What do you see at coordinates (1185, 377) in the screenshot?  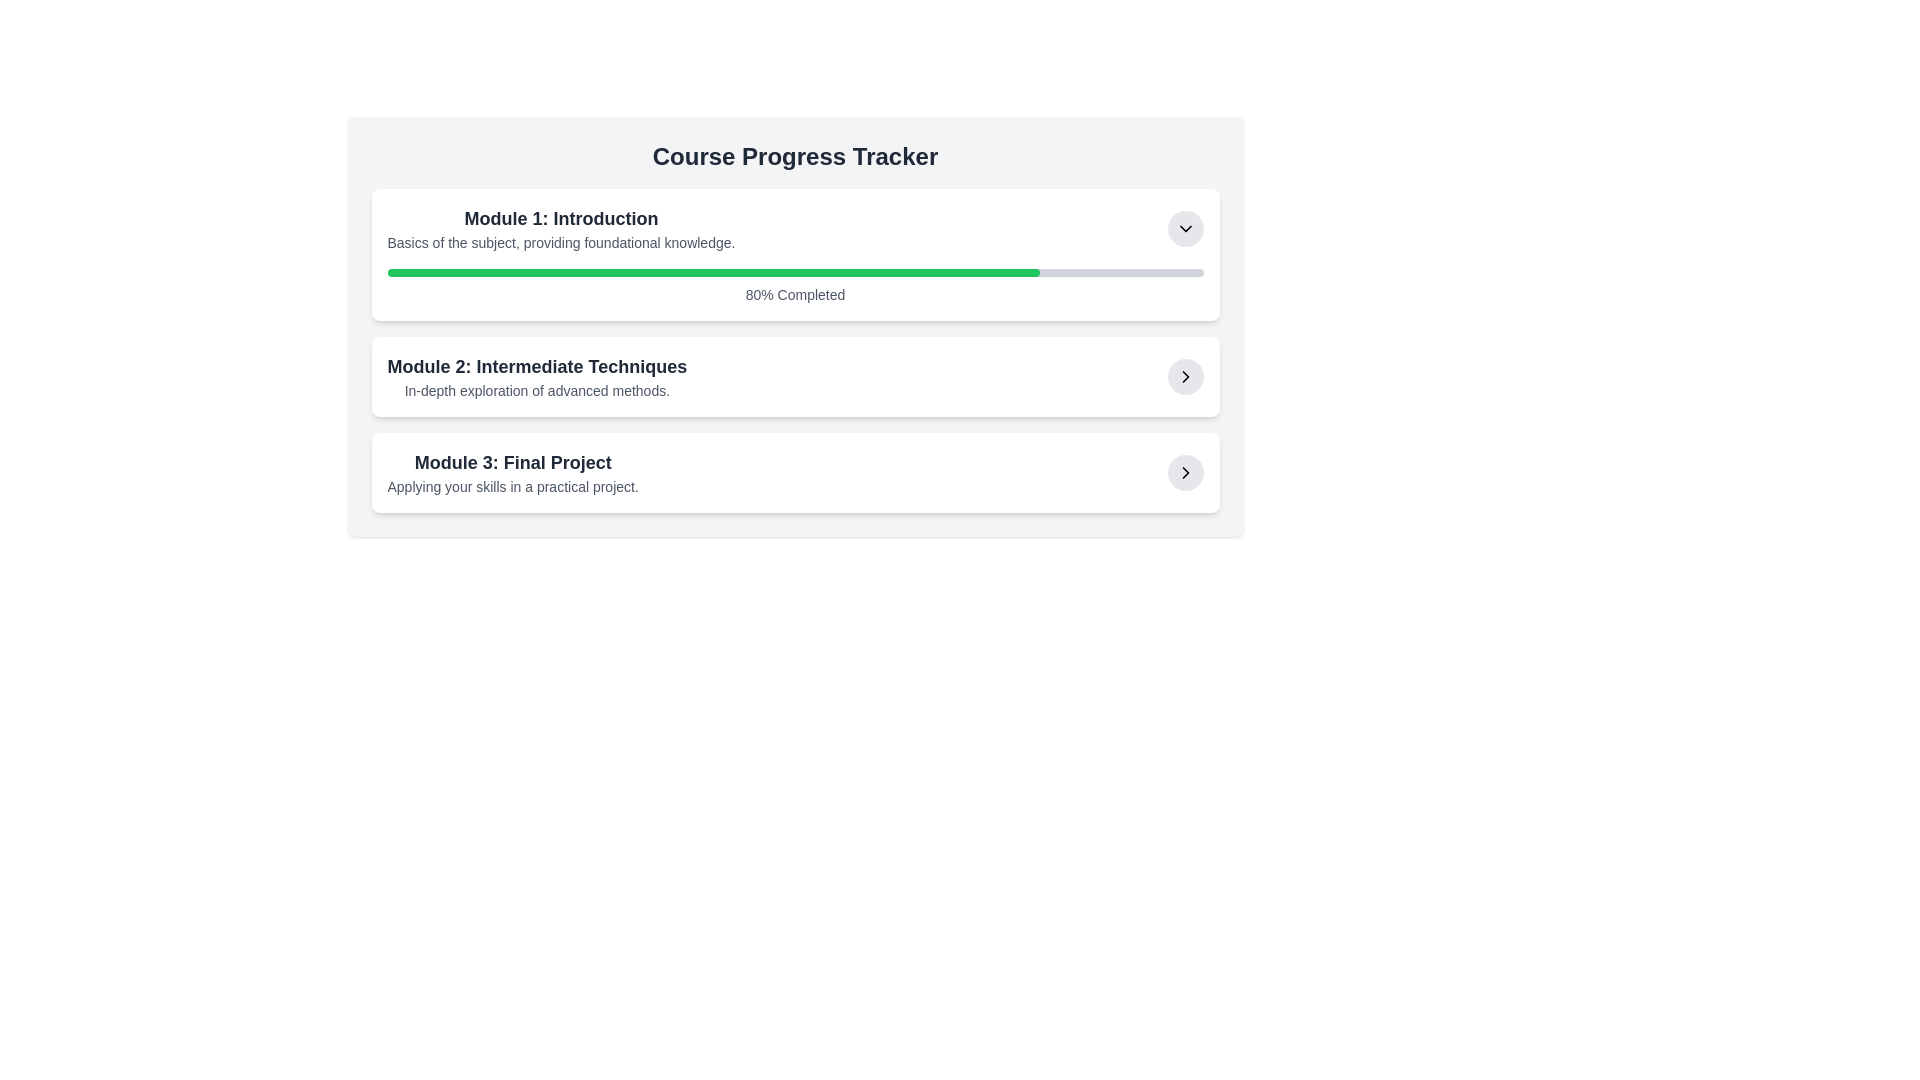 I see `the navigation button that allows users to proceed to the details of the 'Module 2: Intermediate Techniques' section` at bounding box center [1185, 377].